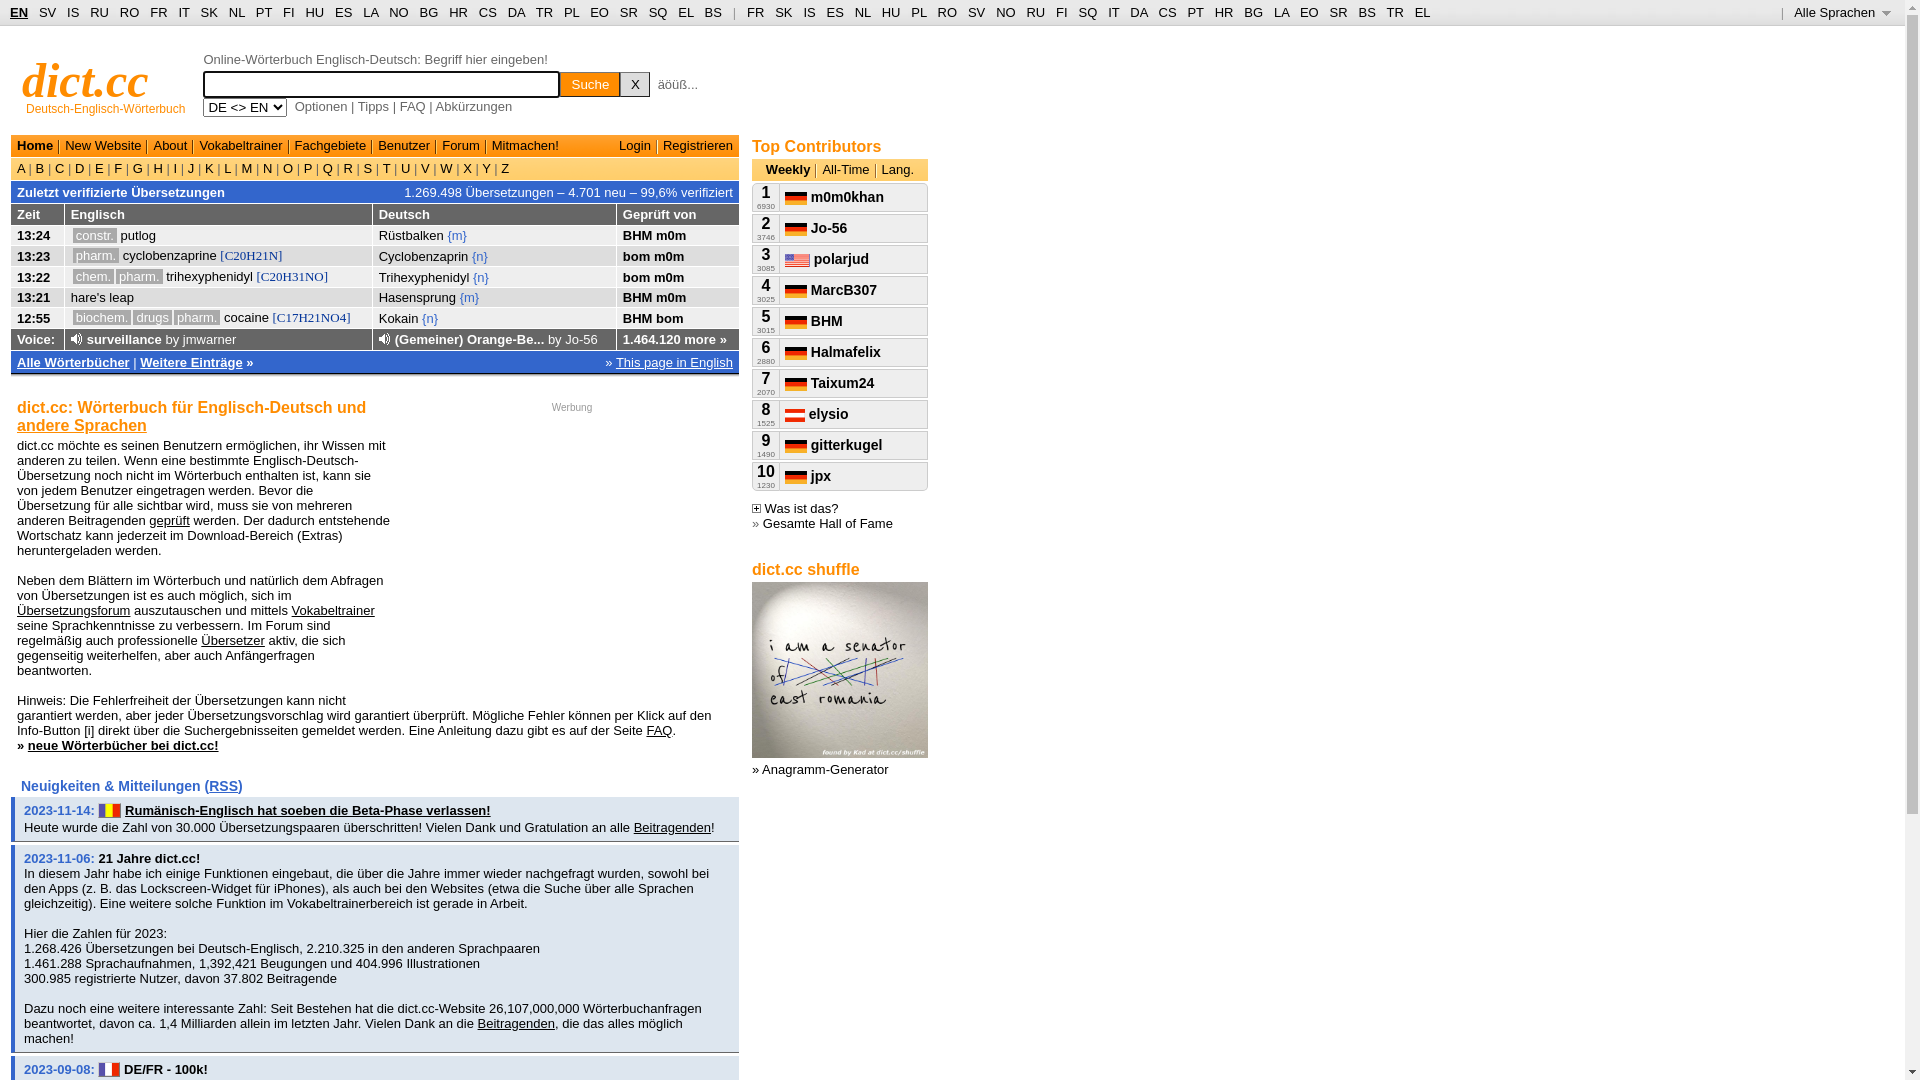  Describe the element at coordinates (1086, 12) in the screenshot. I see `'SQ'` at that location.